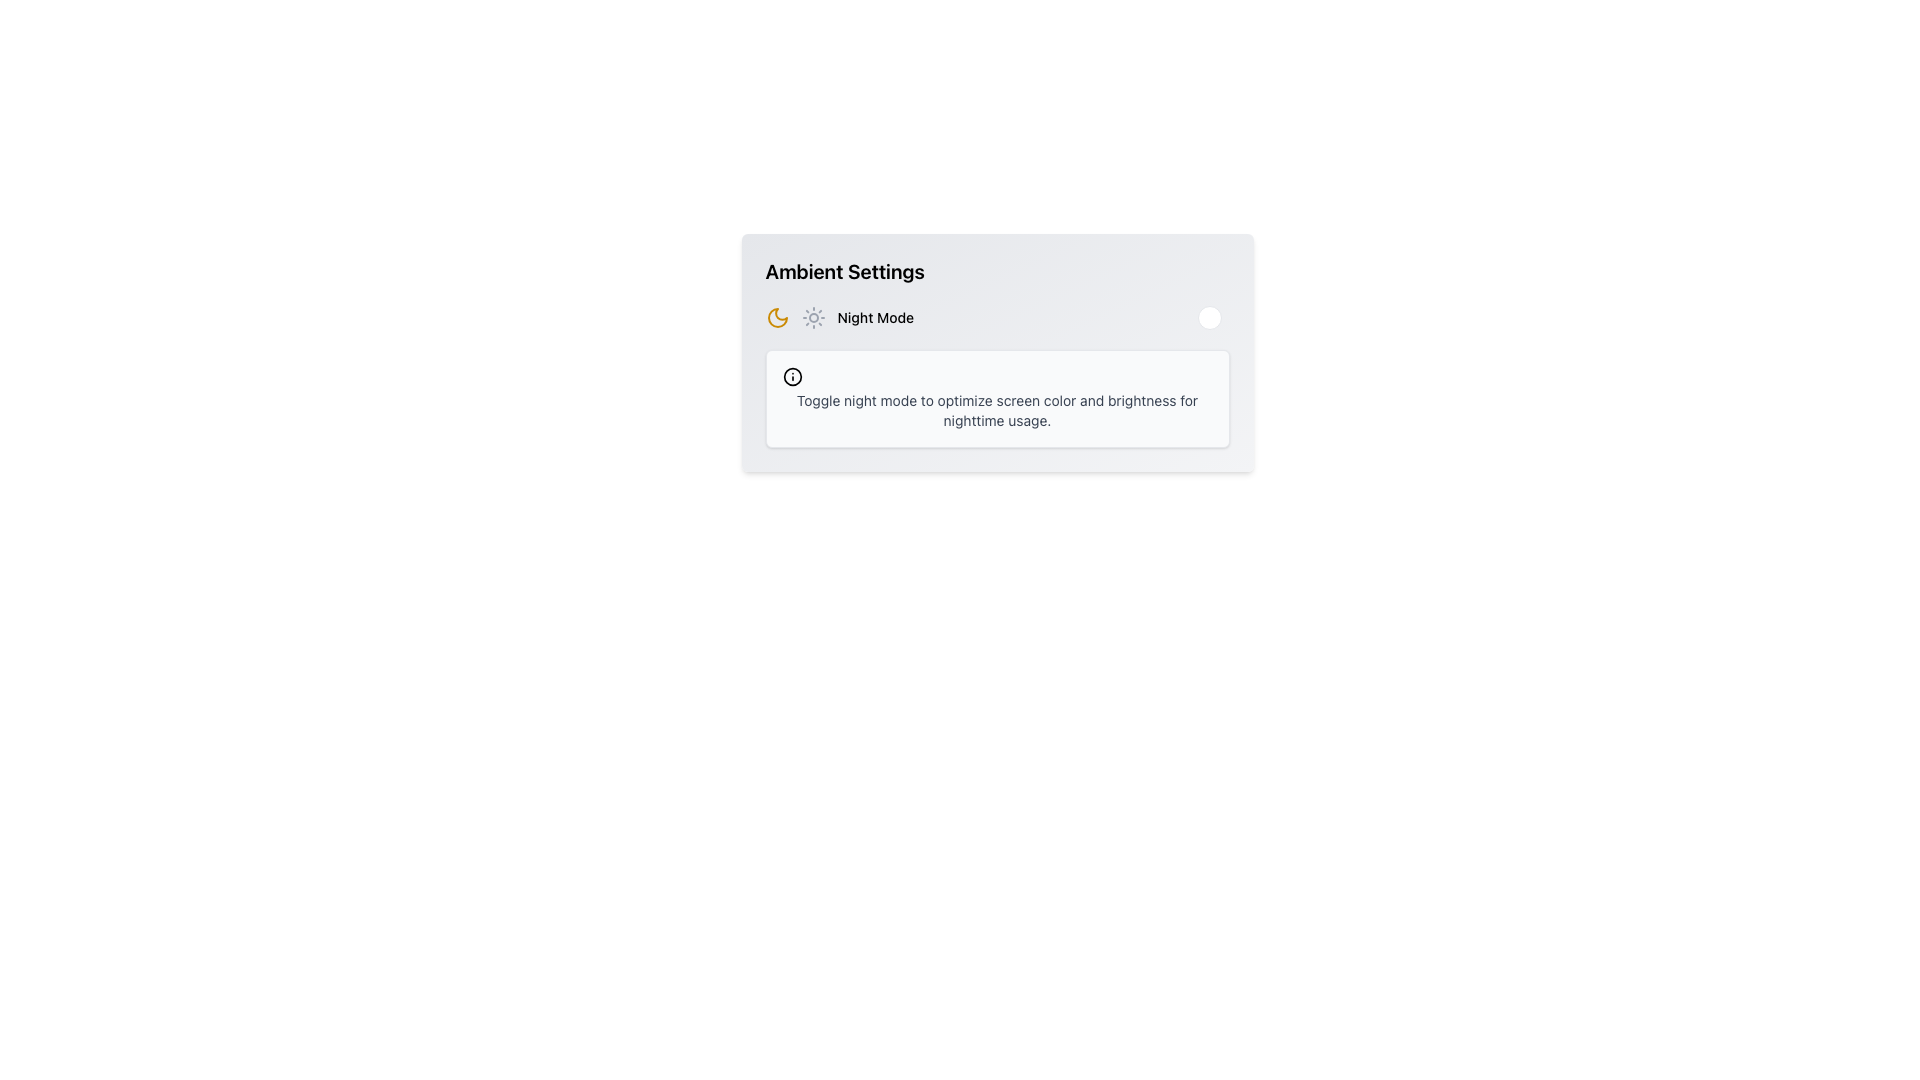  I want to click on the 'Night Mode' text label, which is styled with a small font and medium weight, located between a crescent moon icon and a sun icon in the upper section of the ambient settings panel, so click(875, 316).